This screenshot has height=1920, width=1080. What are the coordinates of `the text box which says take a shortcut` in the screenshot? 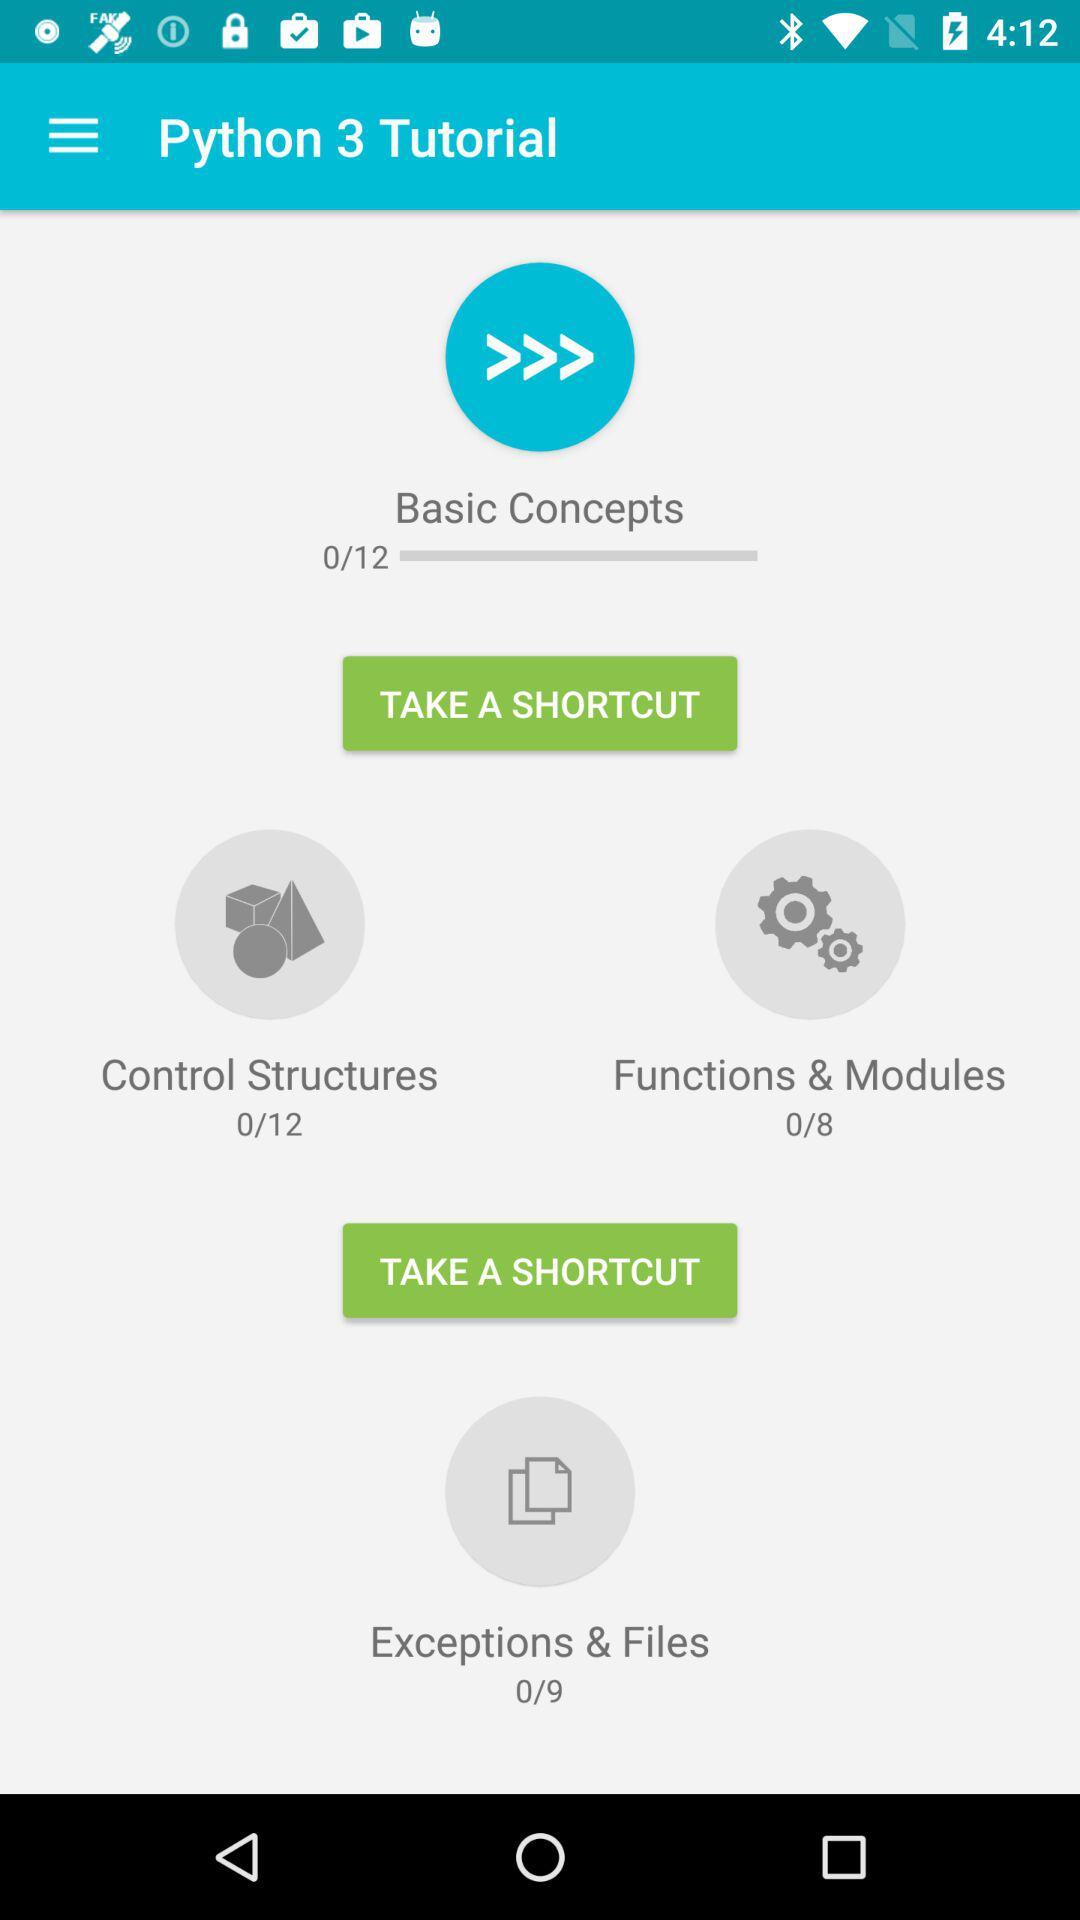 It's located at (540, 1270).